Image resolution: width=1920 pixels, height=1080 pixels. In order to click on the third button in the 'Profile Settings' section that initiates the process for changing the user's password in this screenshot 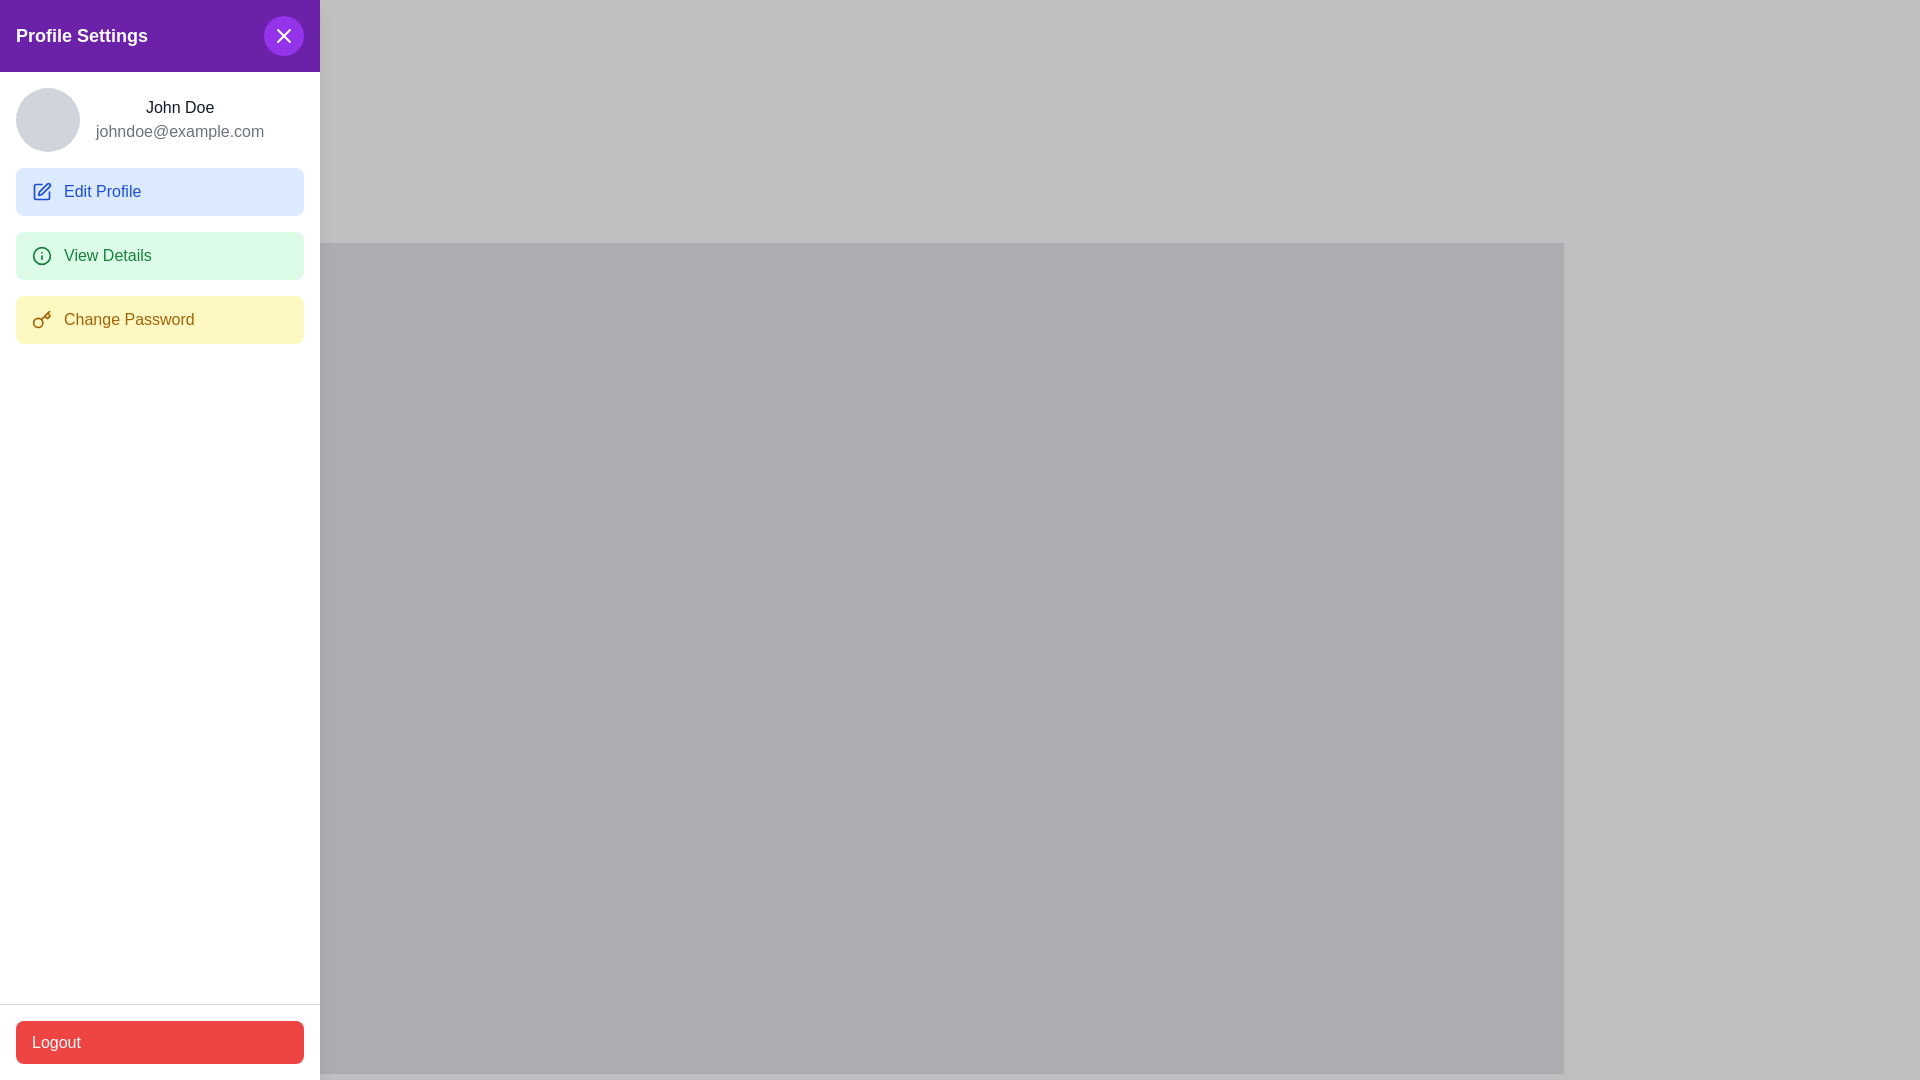, I will do `click(158, 319)`.